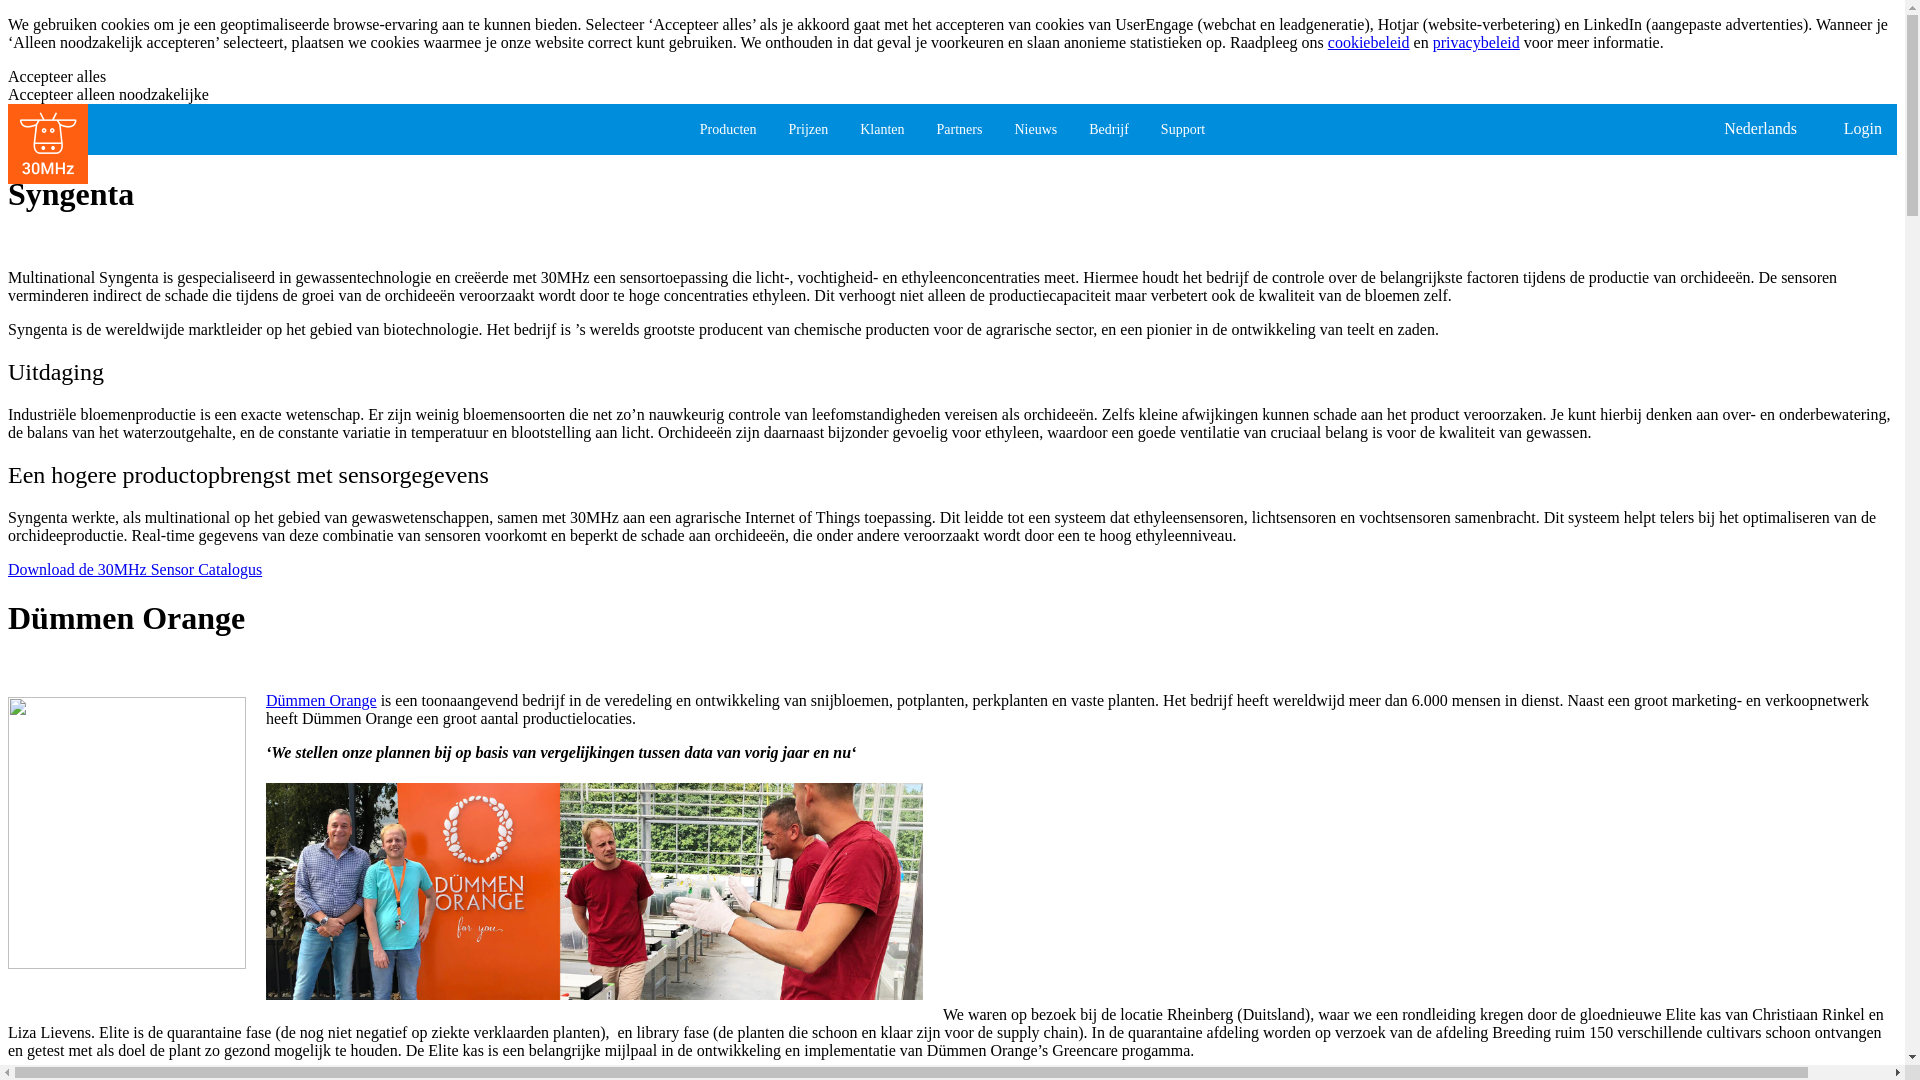 This screenshot has width=1920, height=1080. What do you see at coordinates (133, 568) in the screenshot?
I see `'Download de 30MHz Sensor Catalogus'` at bounding box center [133, 568].